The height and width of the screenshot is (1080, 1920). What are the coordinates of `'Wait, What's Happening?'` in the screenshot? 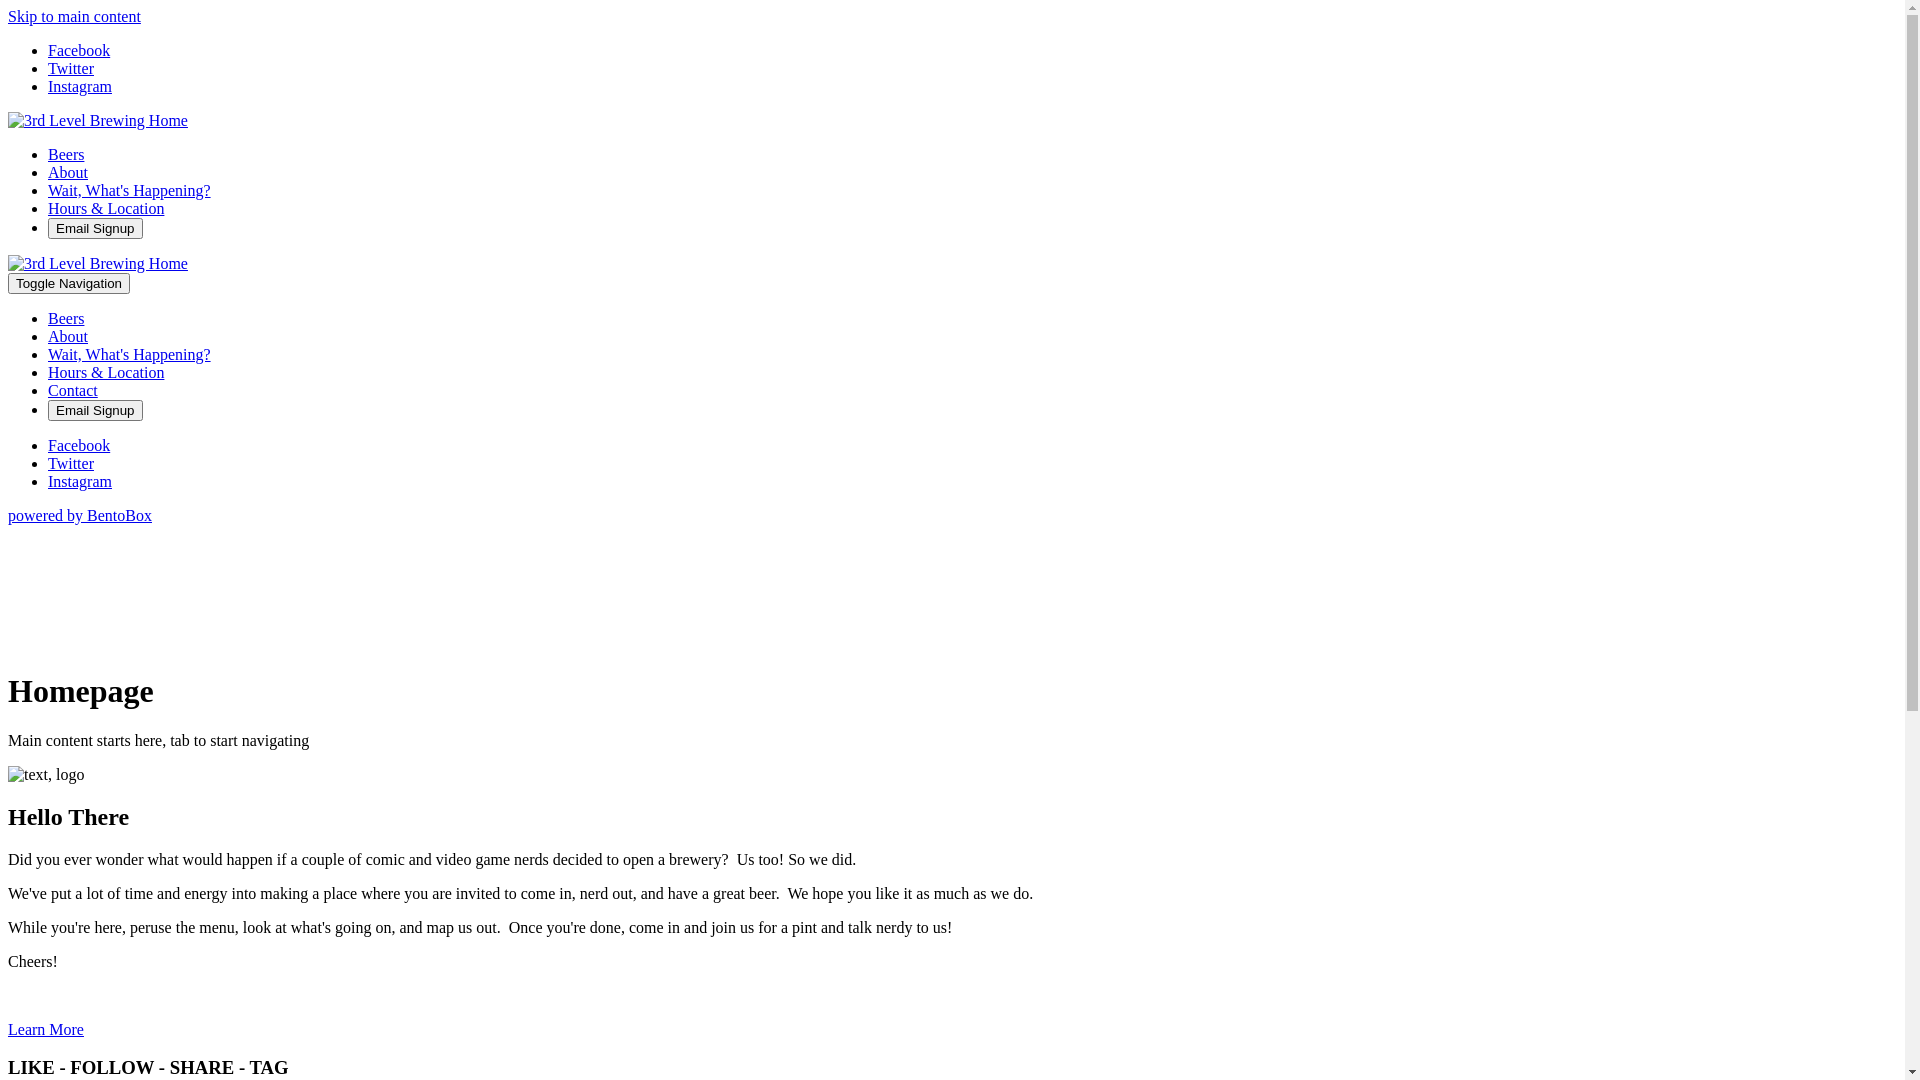 It's located at (128, 190).